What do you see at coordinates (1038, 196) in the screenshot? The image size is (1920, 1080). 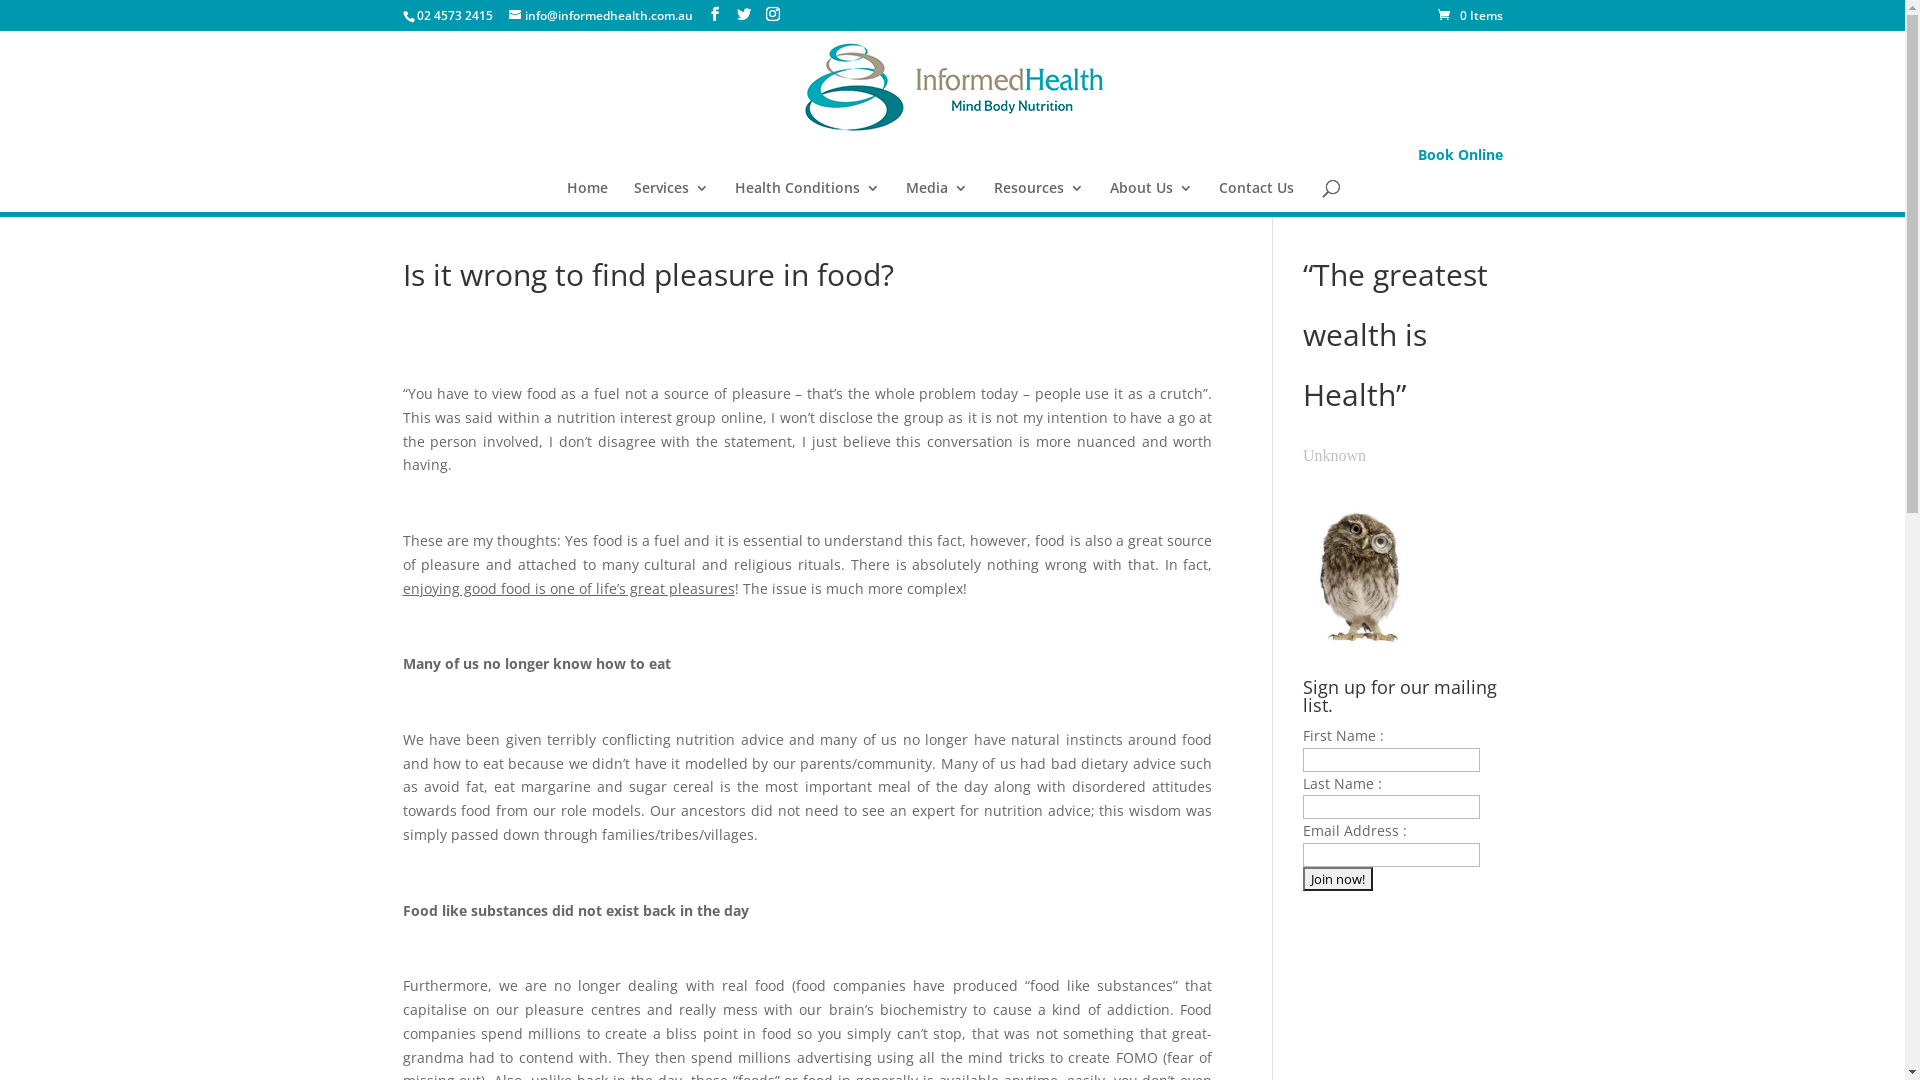 I see `'Resources'` at bounding box center [1038, 196].